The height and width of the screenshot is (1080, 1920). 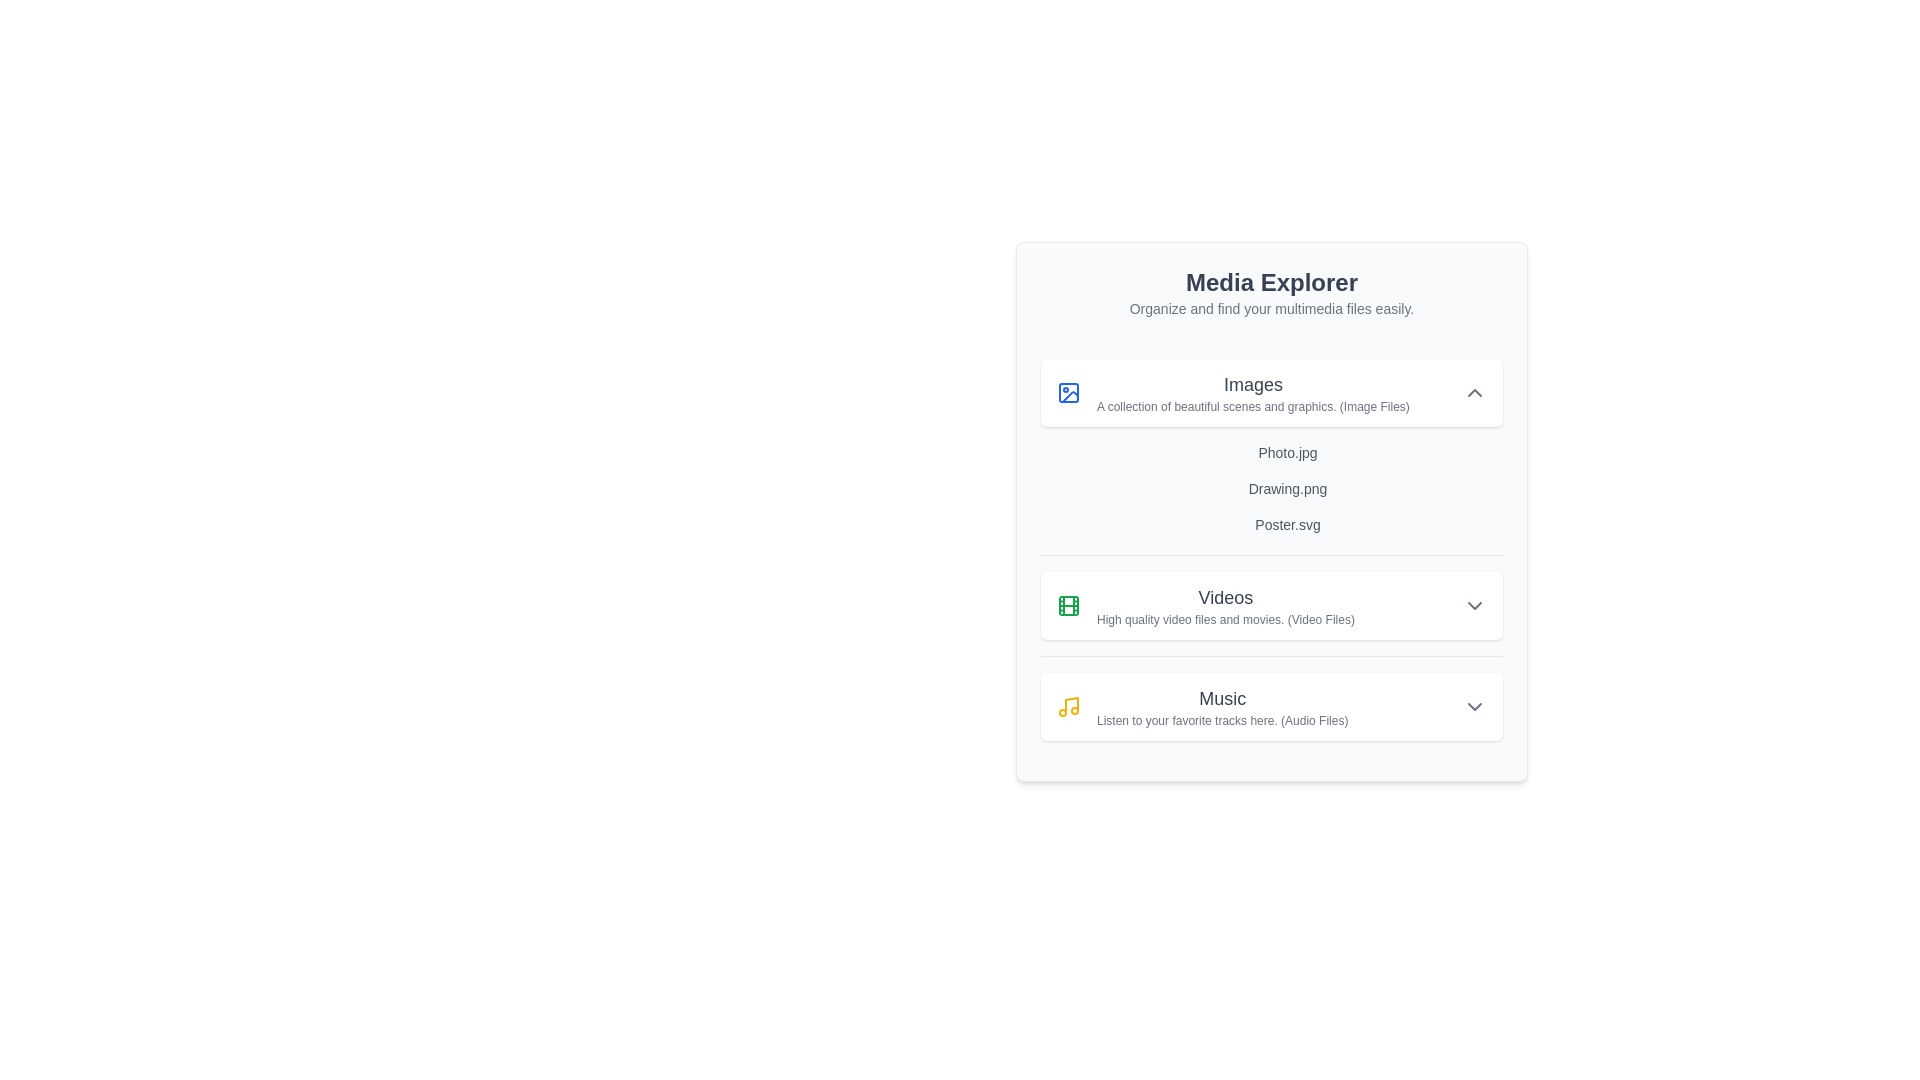 What do you see at coordinates (1068, 604) in the screenshot?
I see `the green filmstrip icon located to the left of the 'Videos' section, which has several vertical cuts separating the frames` at bounding box center [1068, 604].